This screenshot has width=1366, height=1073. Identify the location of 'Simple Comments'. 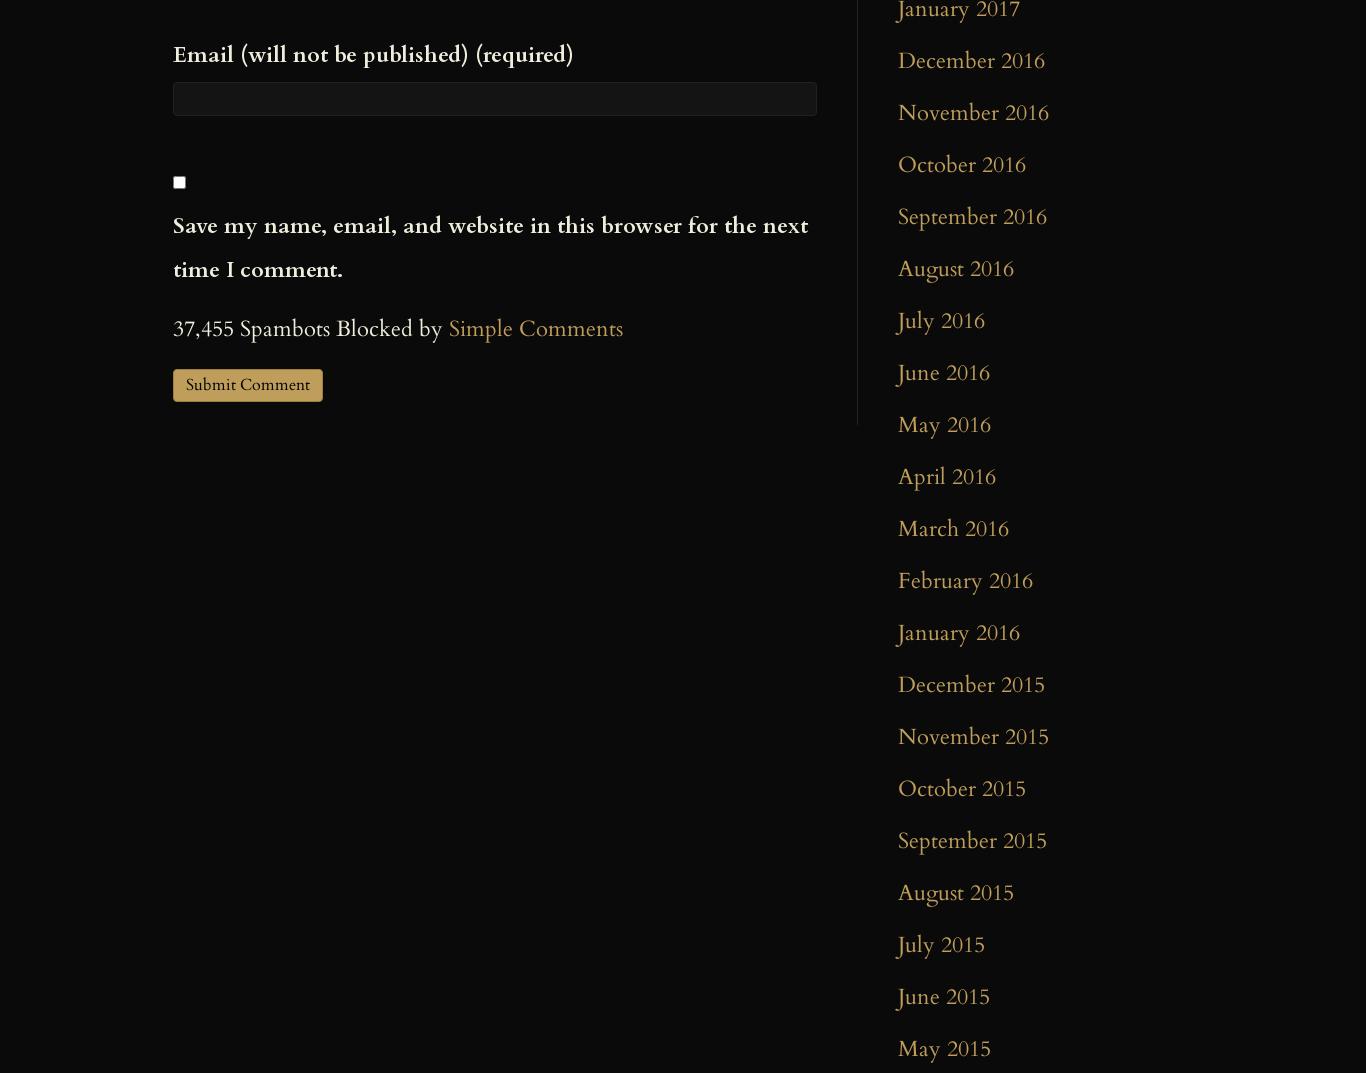
(536, 328).